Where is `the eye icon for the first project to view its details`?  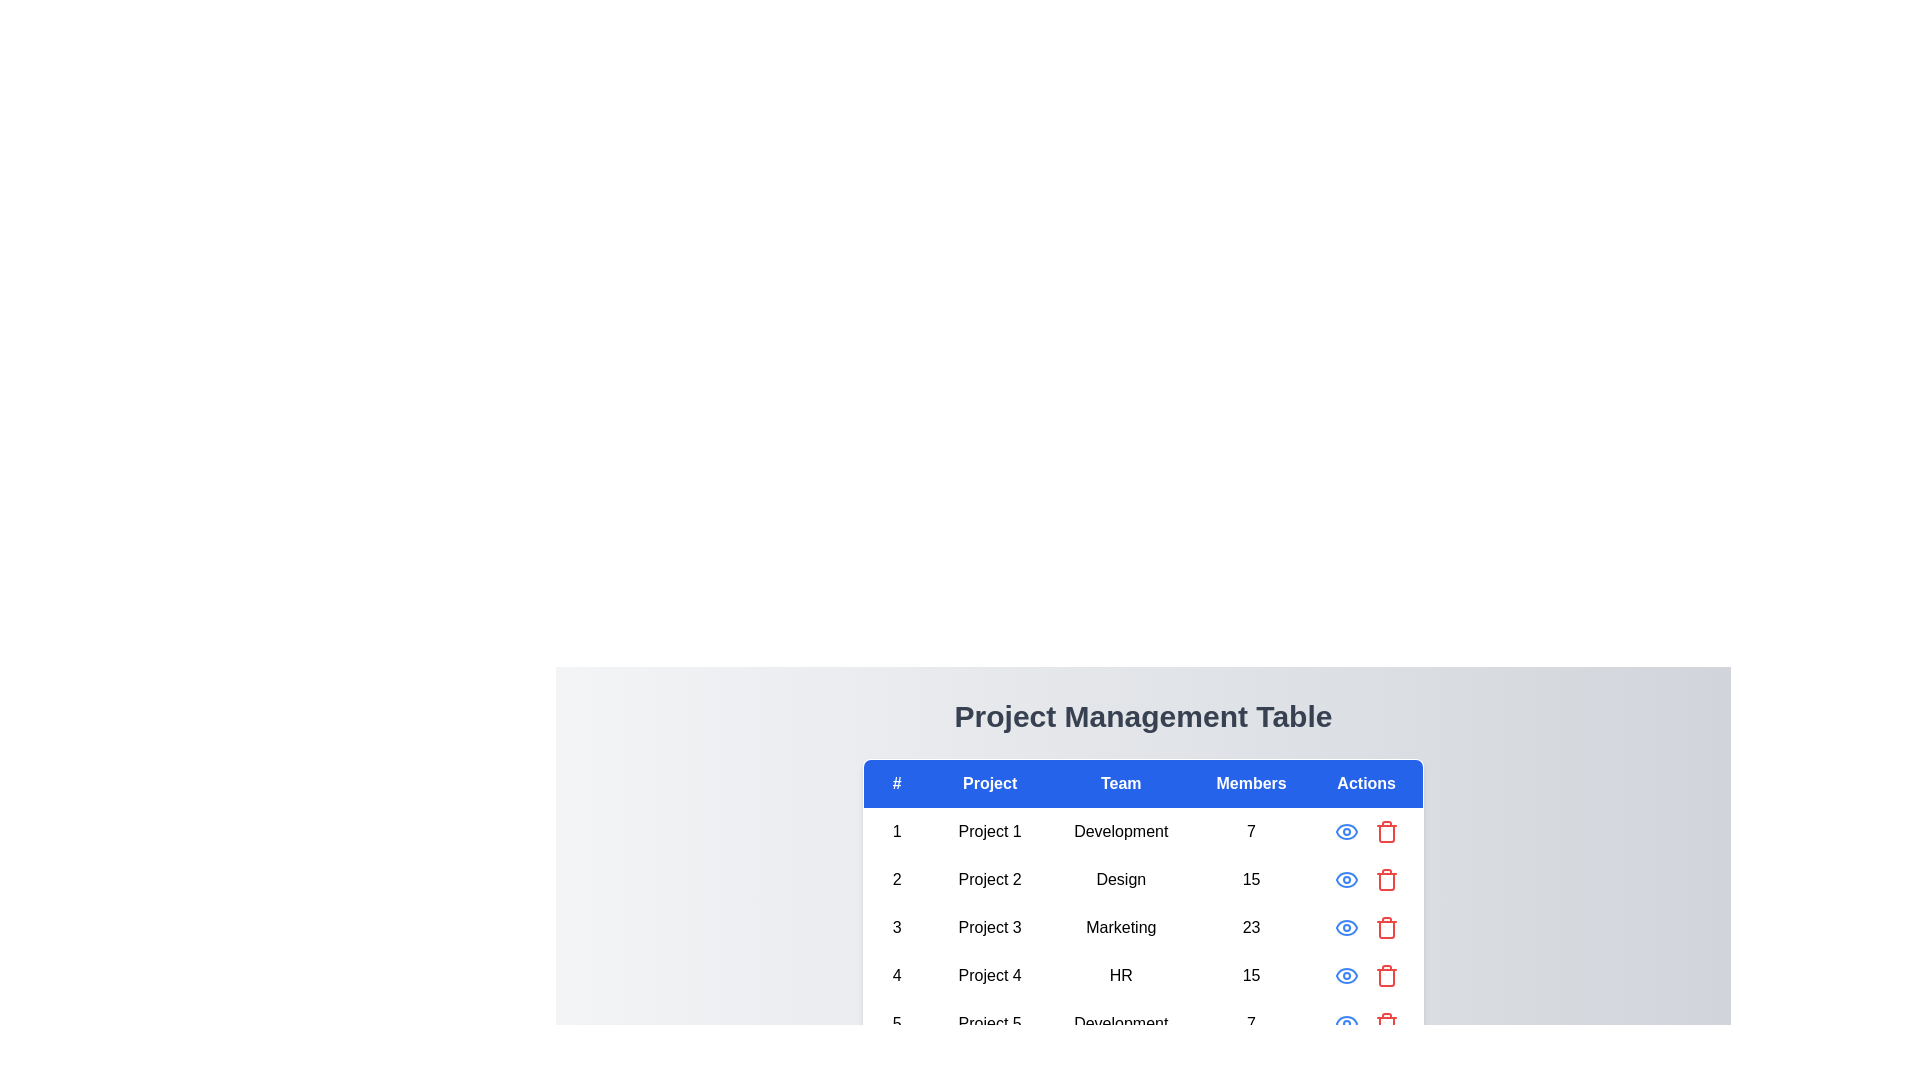 the eye icon for the first project to view its details is located at coordinates (1346, 832).